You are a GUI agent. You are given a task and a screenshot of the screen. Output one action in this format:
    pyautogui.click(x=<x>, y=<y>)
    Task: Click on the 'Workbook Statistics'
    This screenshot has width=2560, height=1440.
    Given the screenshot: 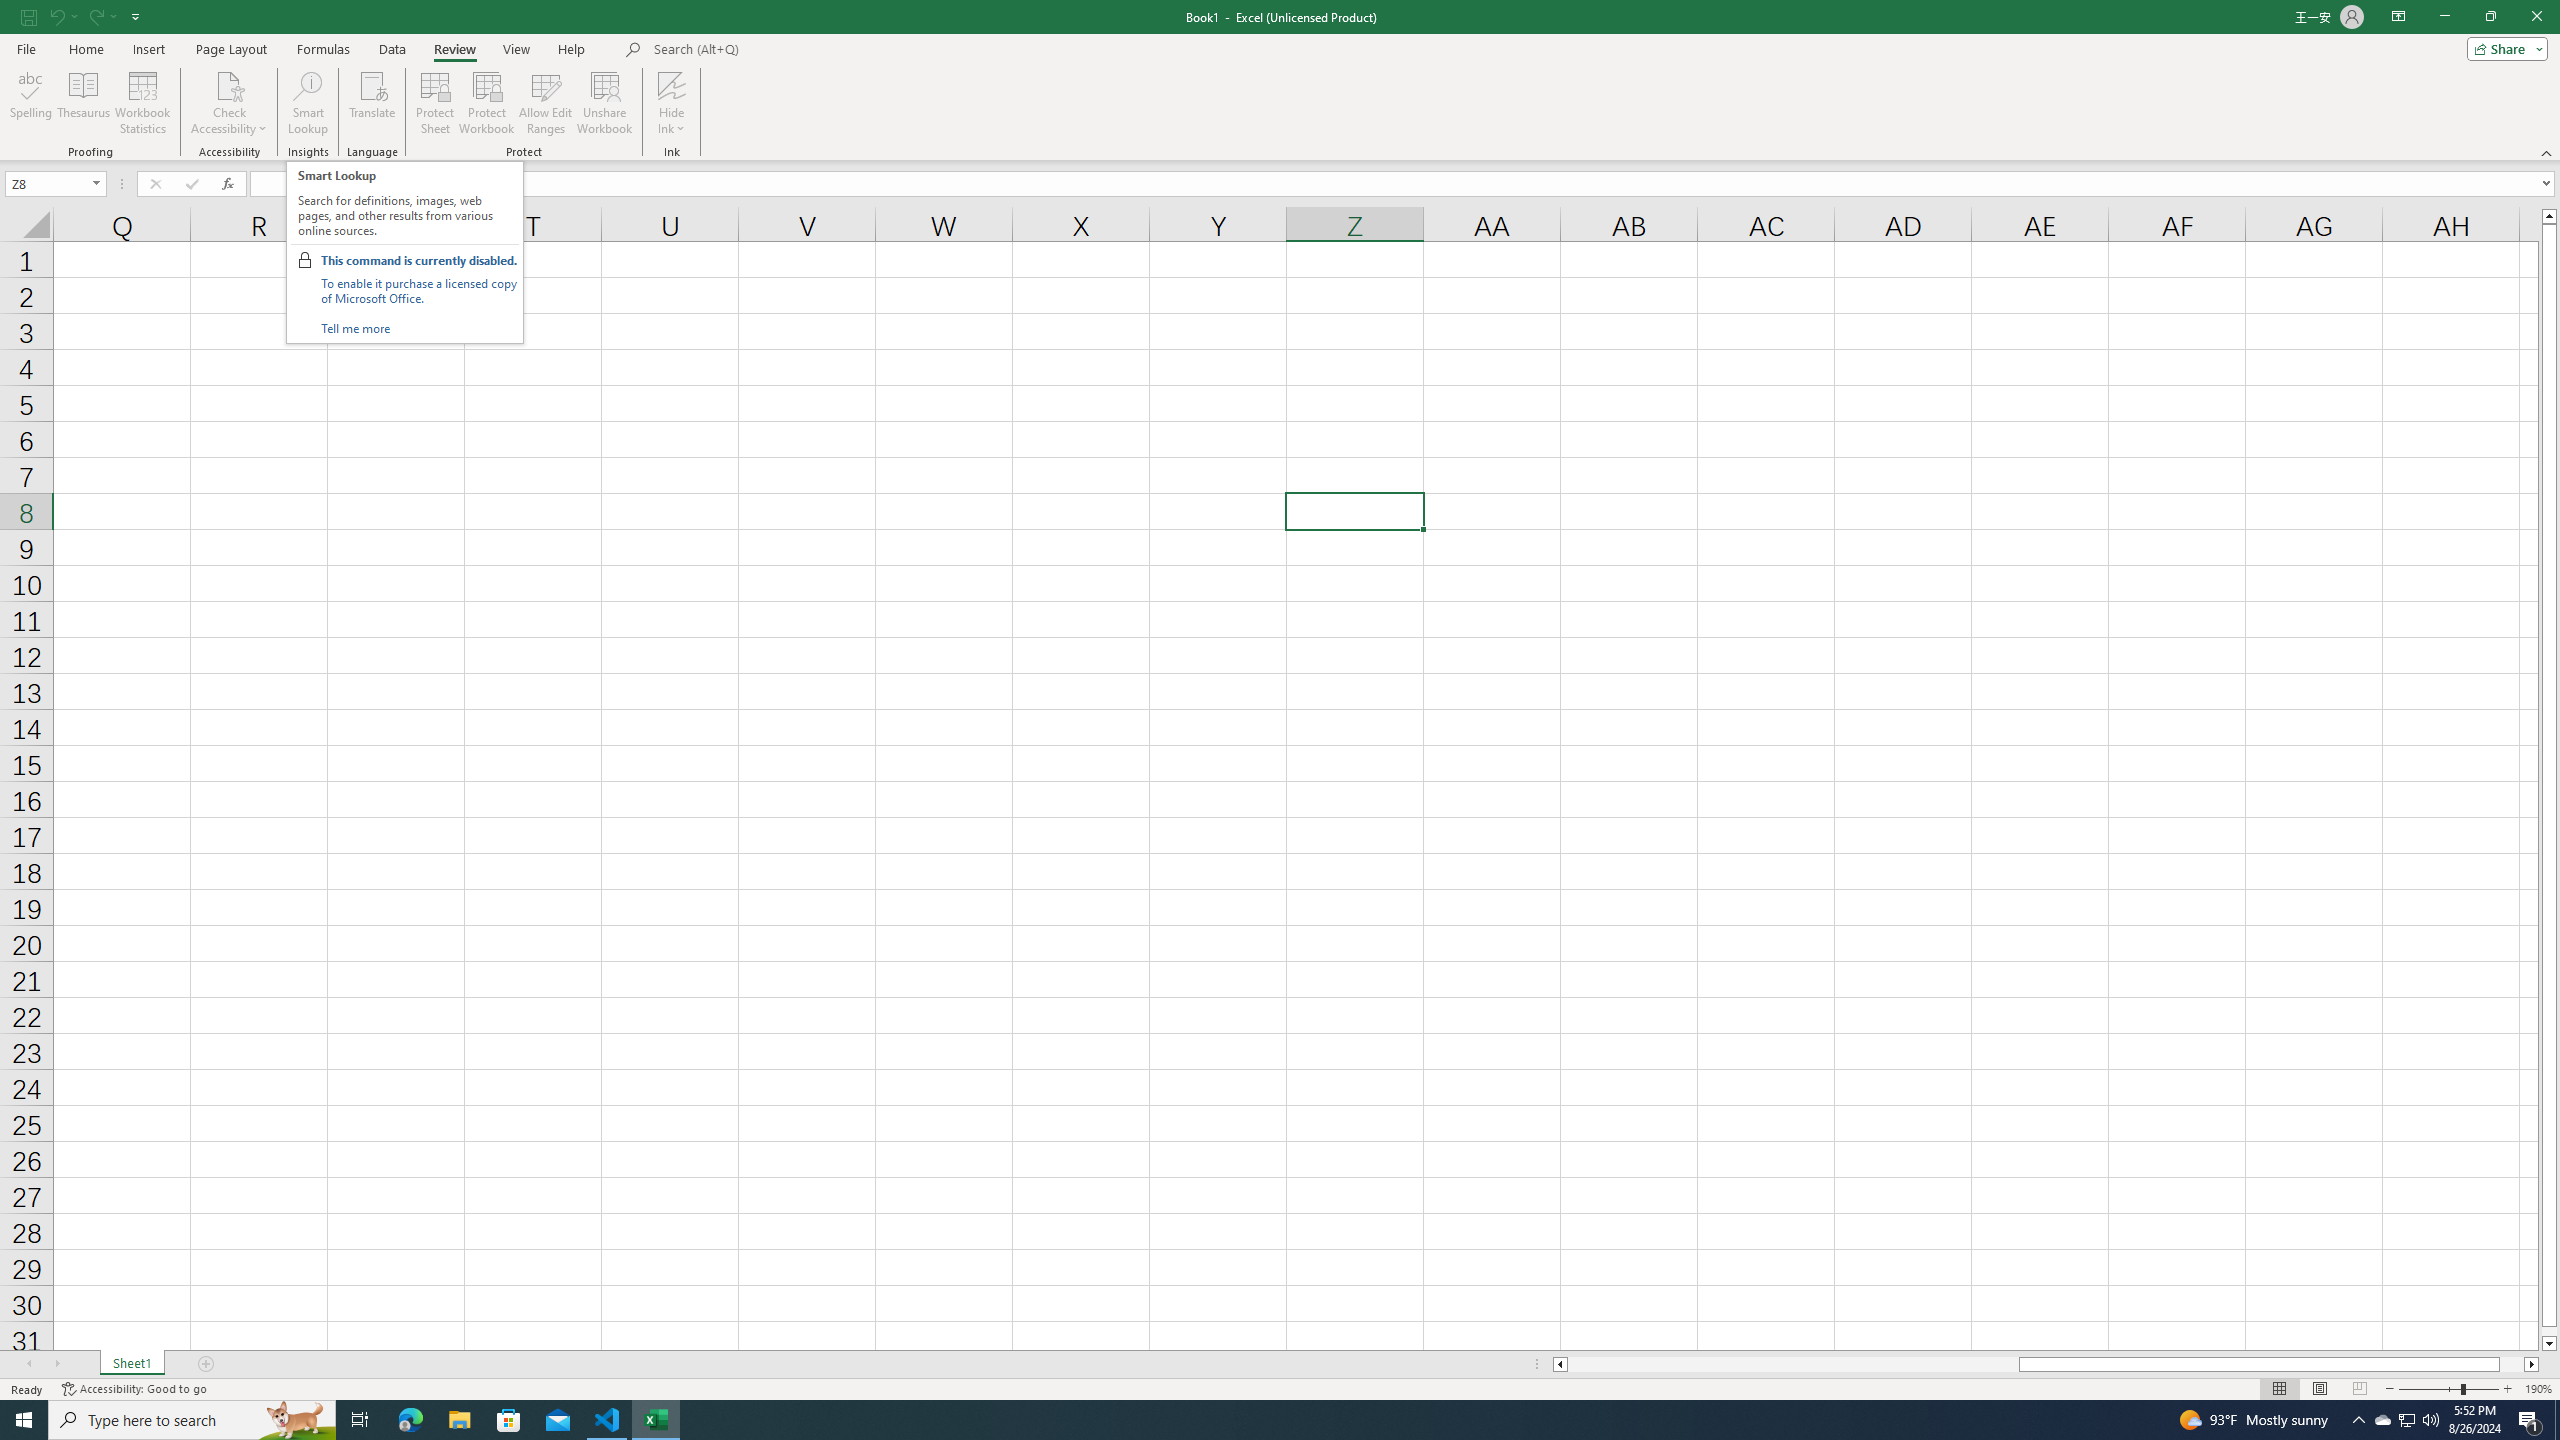 What is the action you would take?
    pyautogui.click(x=142, y=103)
    